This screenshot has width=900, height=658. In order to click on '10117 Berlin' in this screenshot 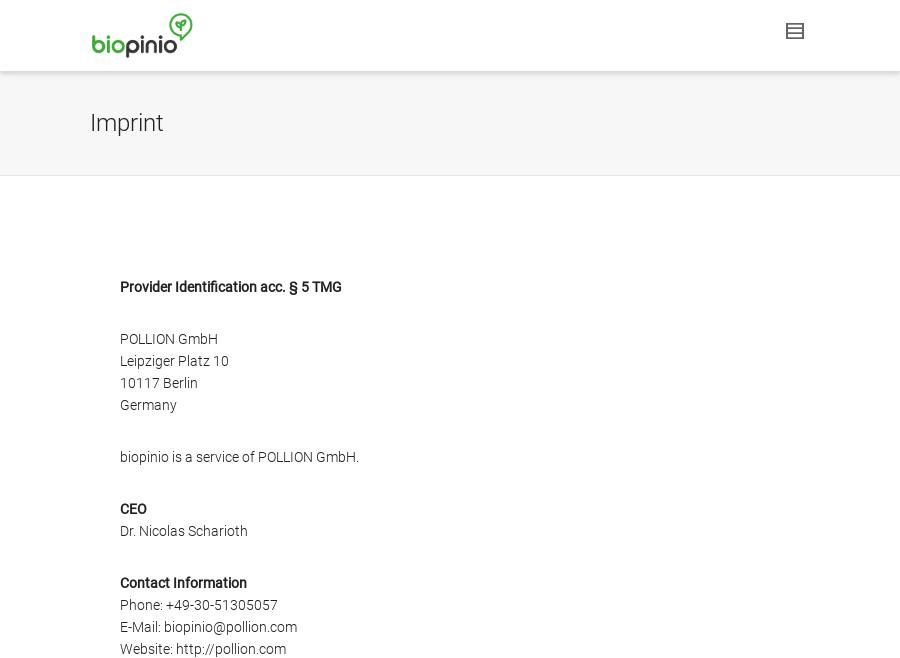, I will do `click(159, 381)`.